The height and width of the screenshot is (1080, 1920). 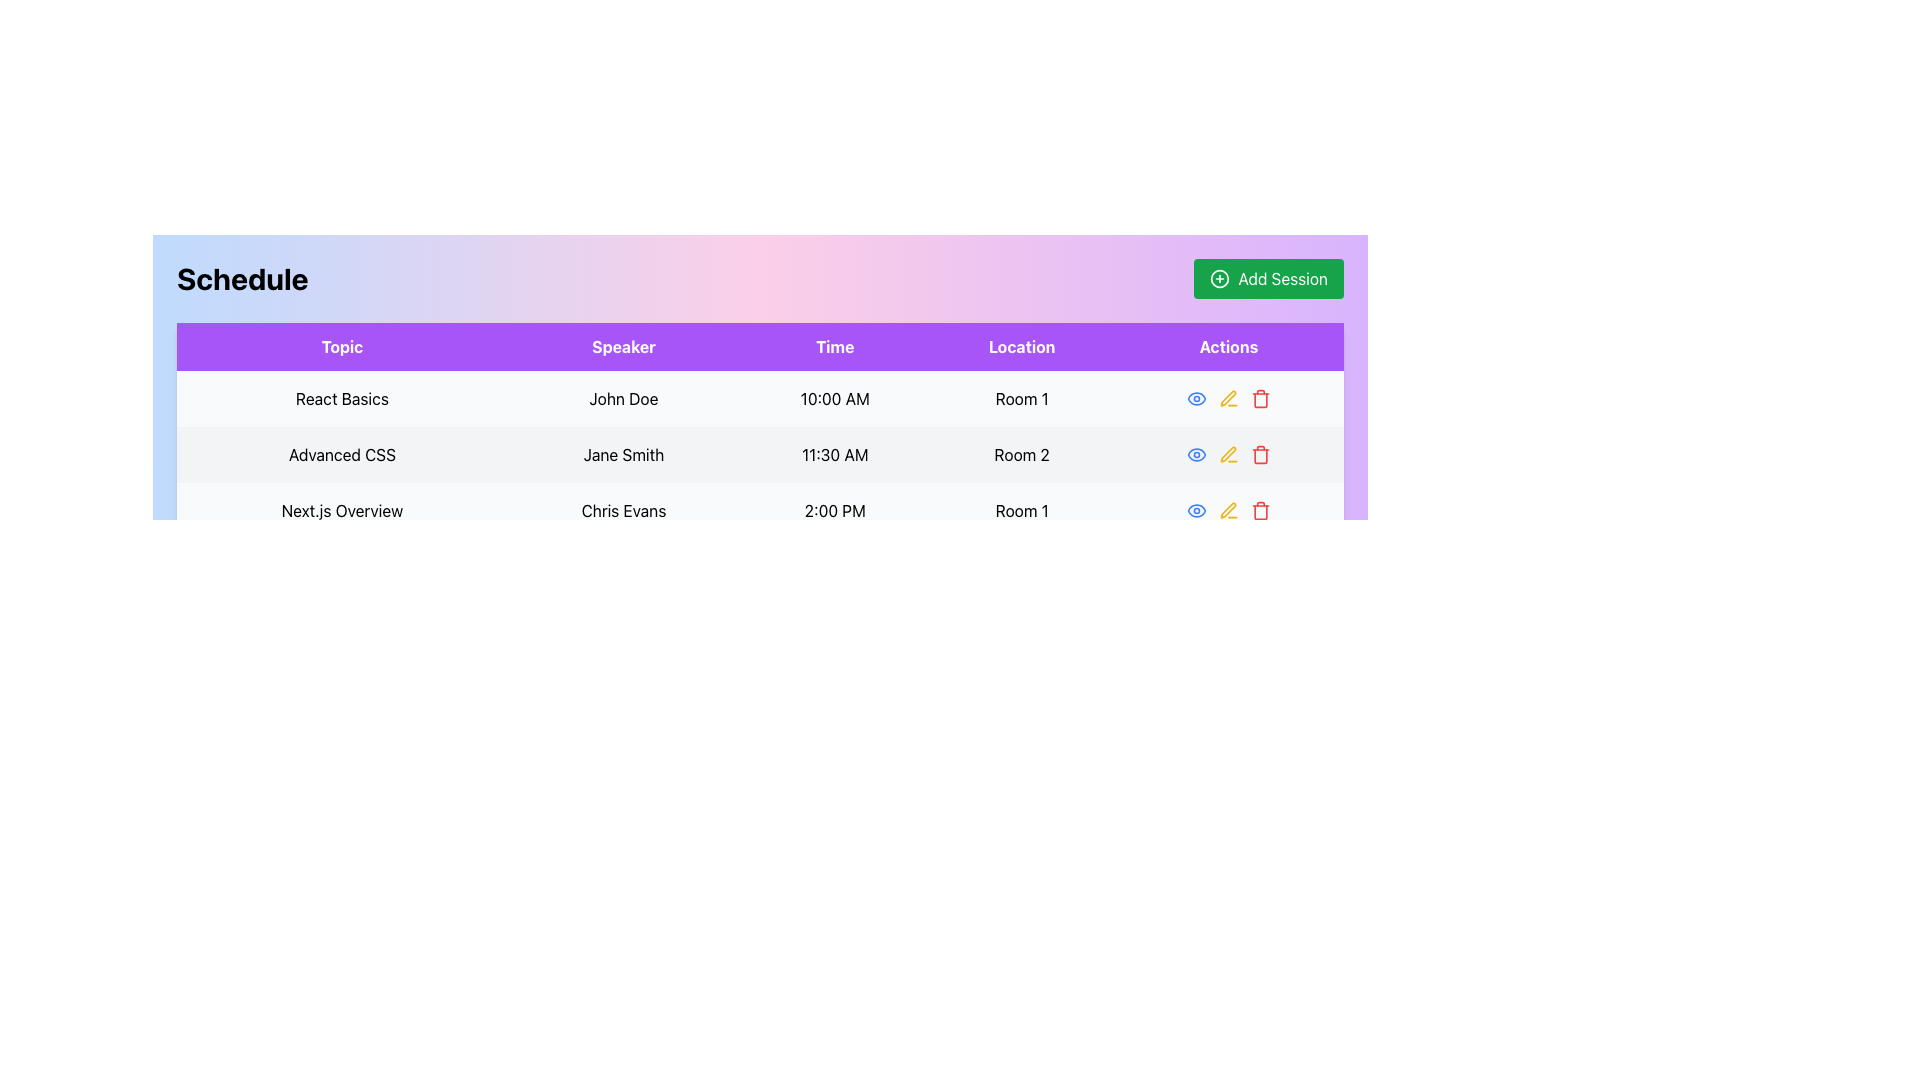 What do you see at coordinates (1227, 346) in the screenshot?
I see `the 'Actions' column header in the table, which is the fifth column from the left, positioned above action icons` at bounding box center [1227, 346].